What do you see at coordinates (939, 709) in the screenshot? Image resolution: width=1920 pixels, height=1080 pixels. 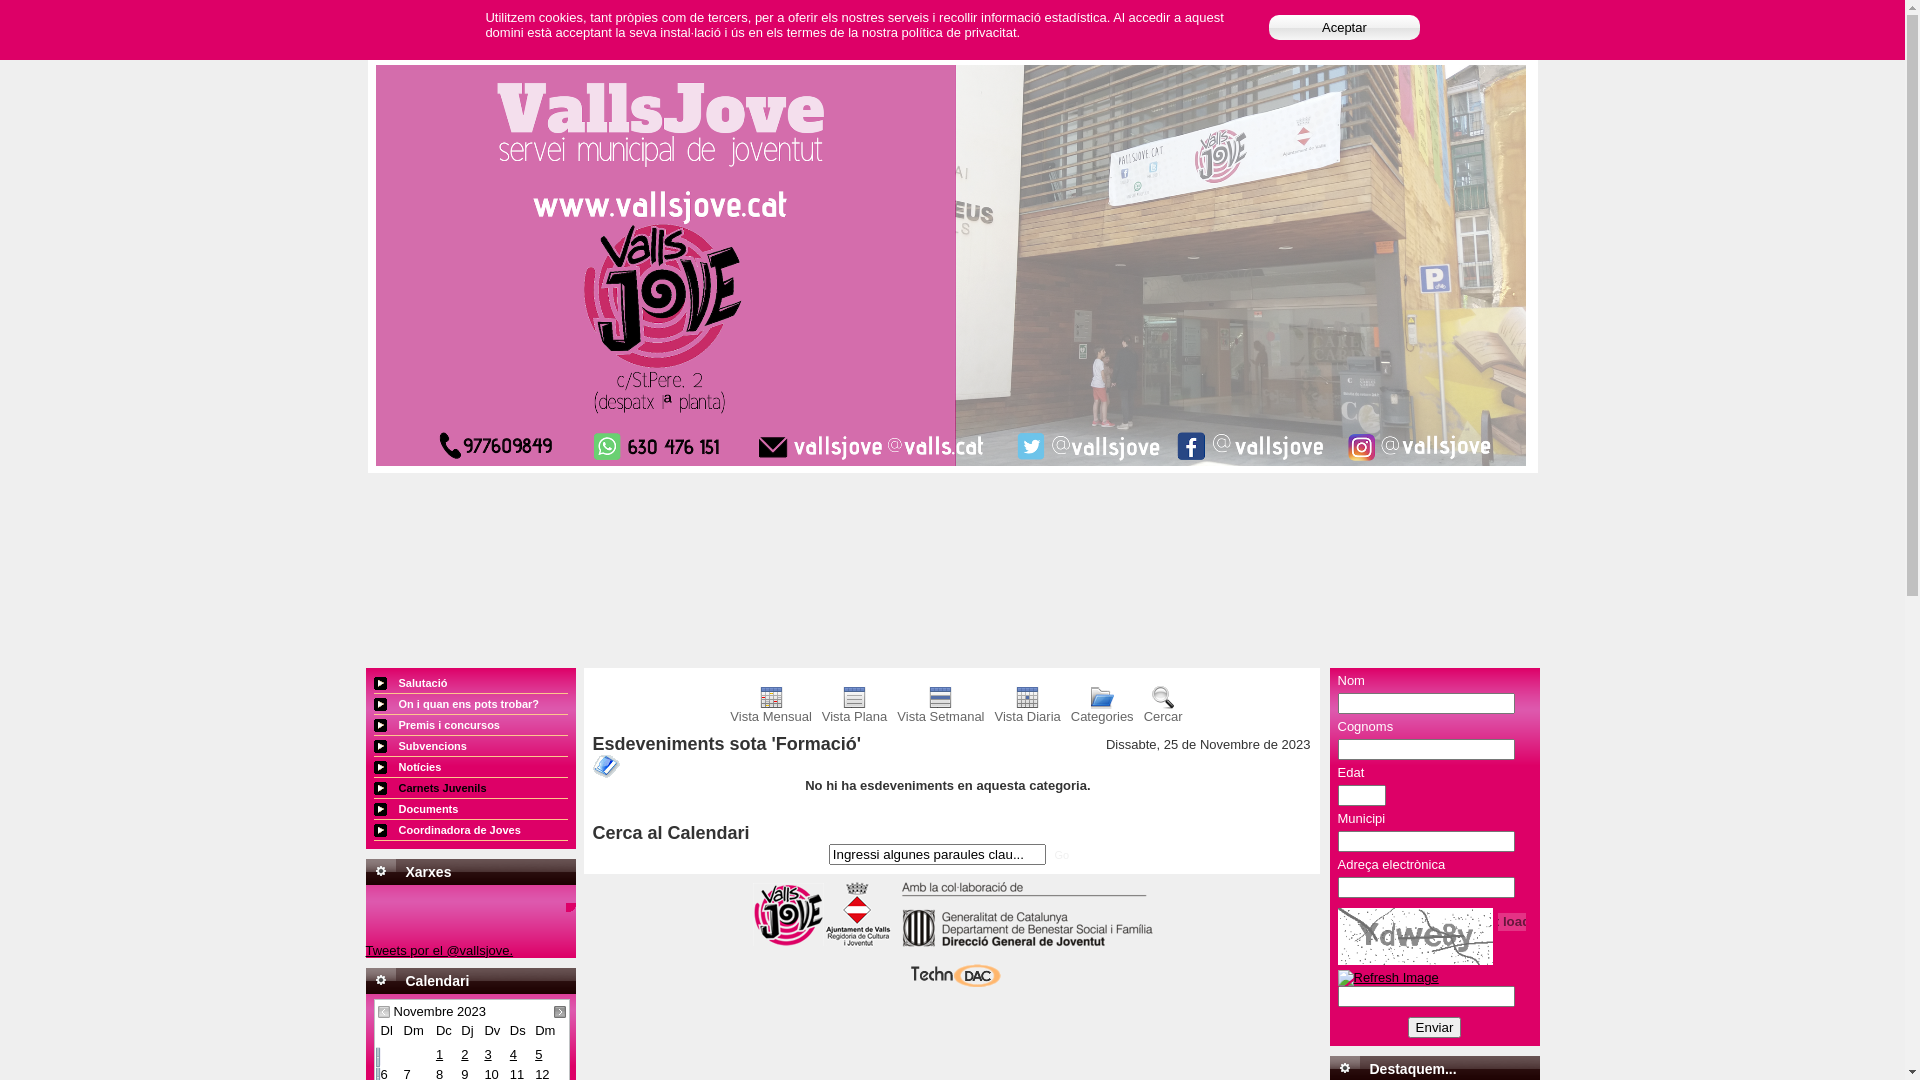 I see `'Vista Setmanal'` at bounding box center [939, 709].